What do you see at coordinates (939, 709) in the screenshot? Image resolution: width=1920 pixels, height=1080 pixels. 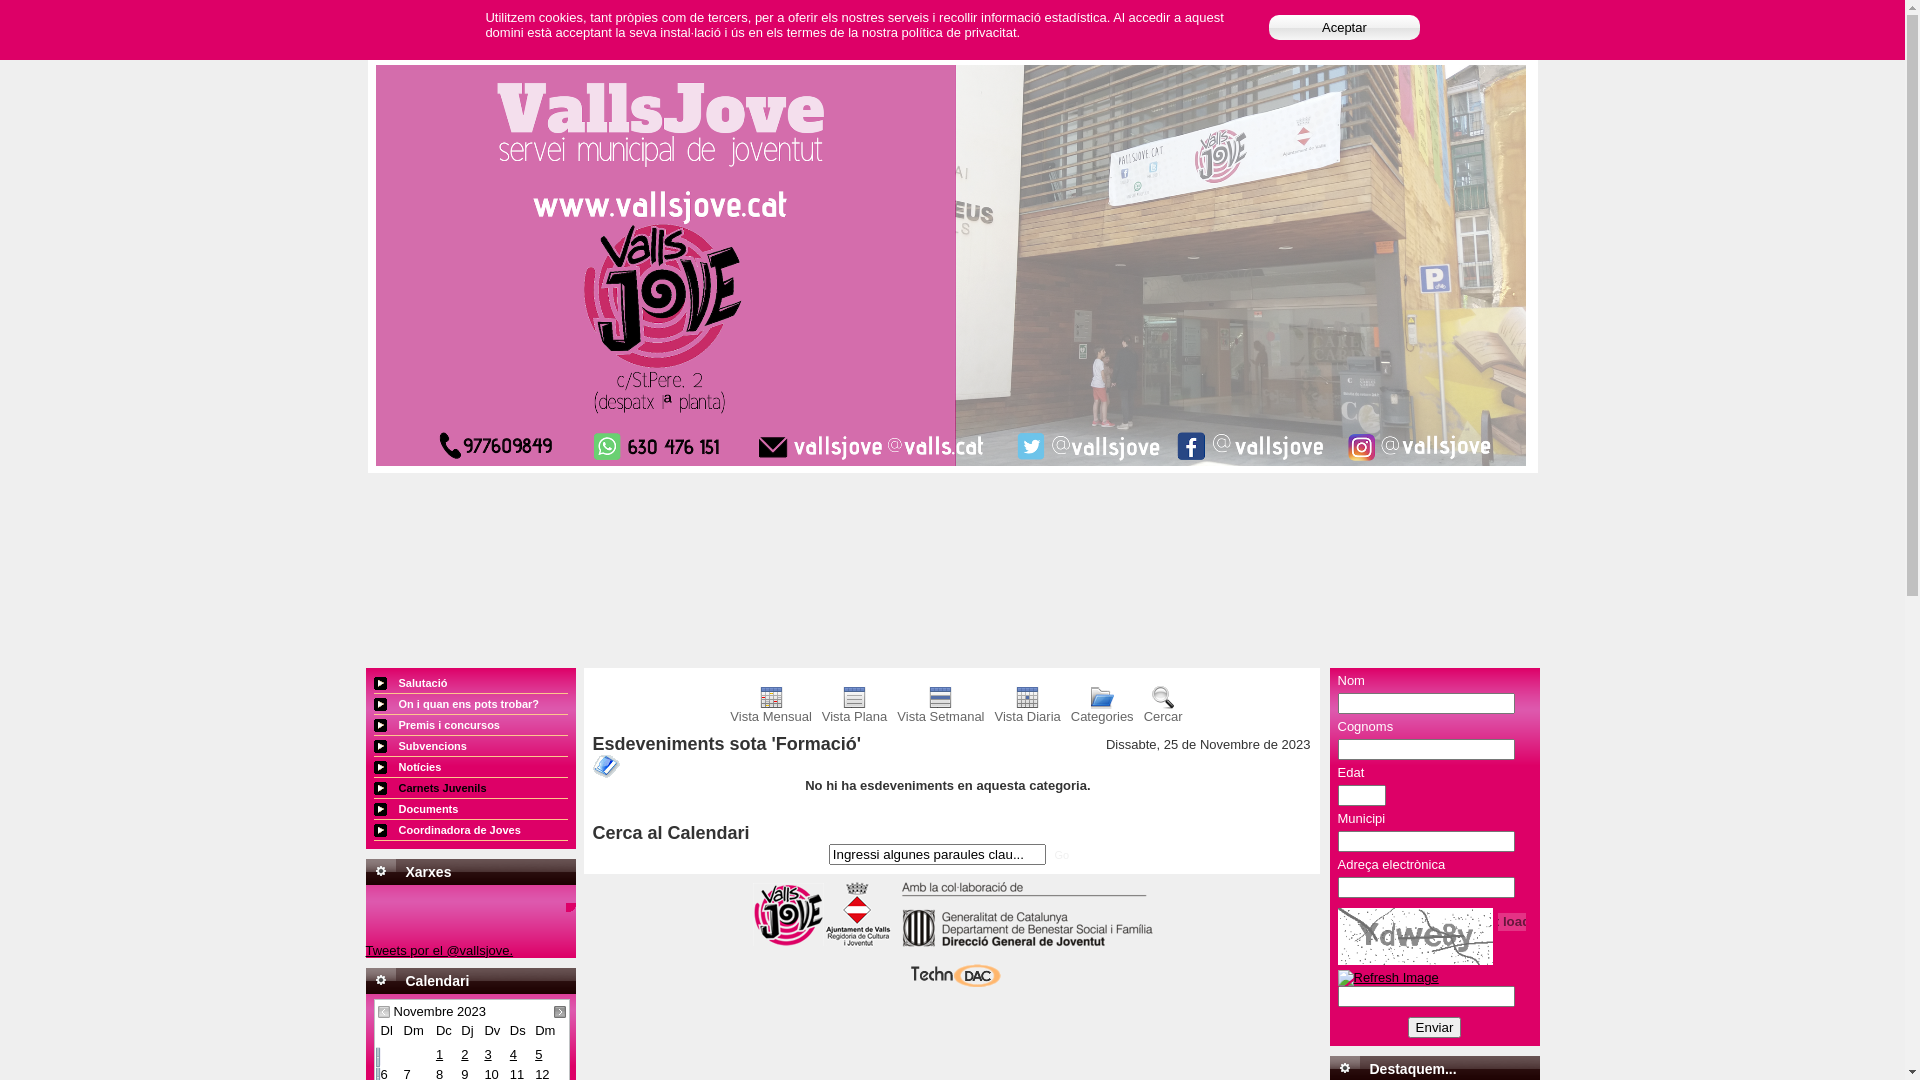 I see `'Vista Setmanal'` at bounding box center [939, 709].